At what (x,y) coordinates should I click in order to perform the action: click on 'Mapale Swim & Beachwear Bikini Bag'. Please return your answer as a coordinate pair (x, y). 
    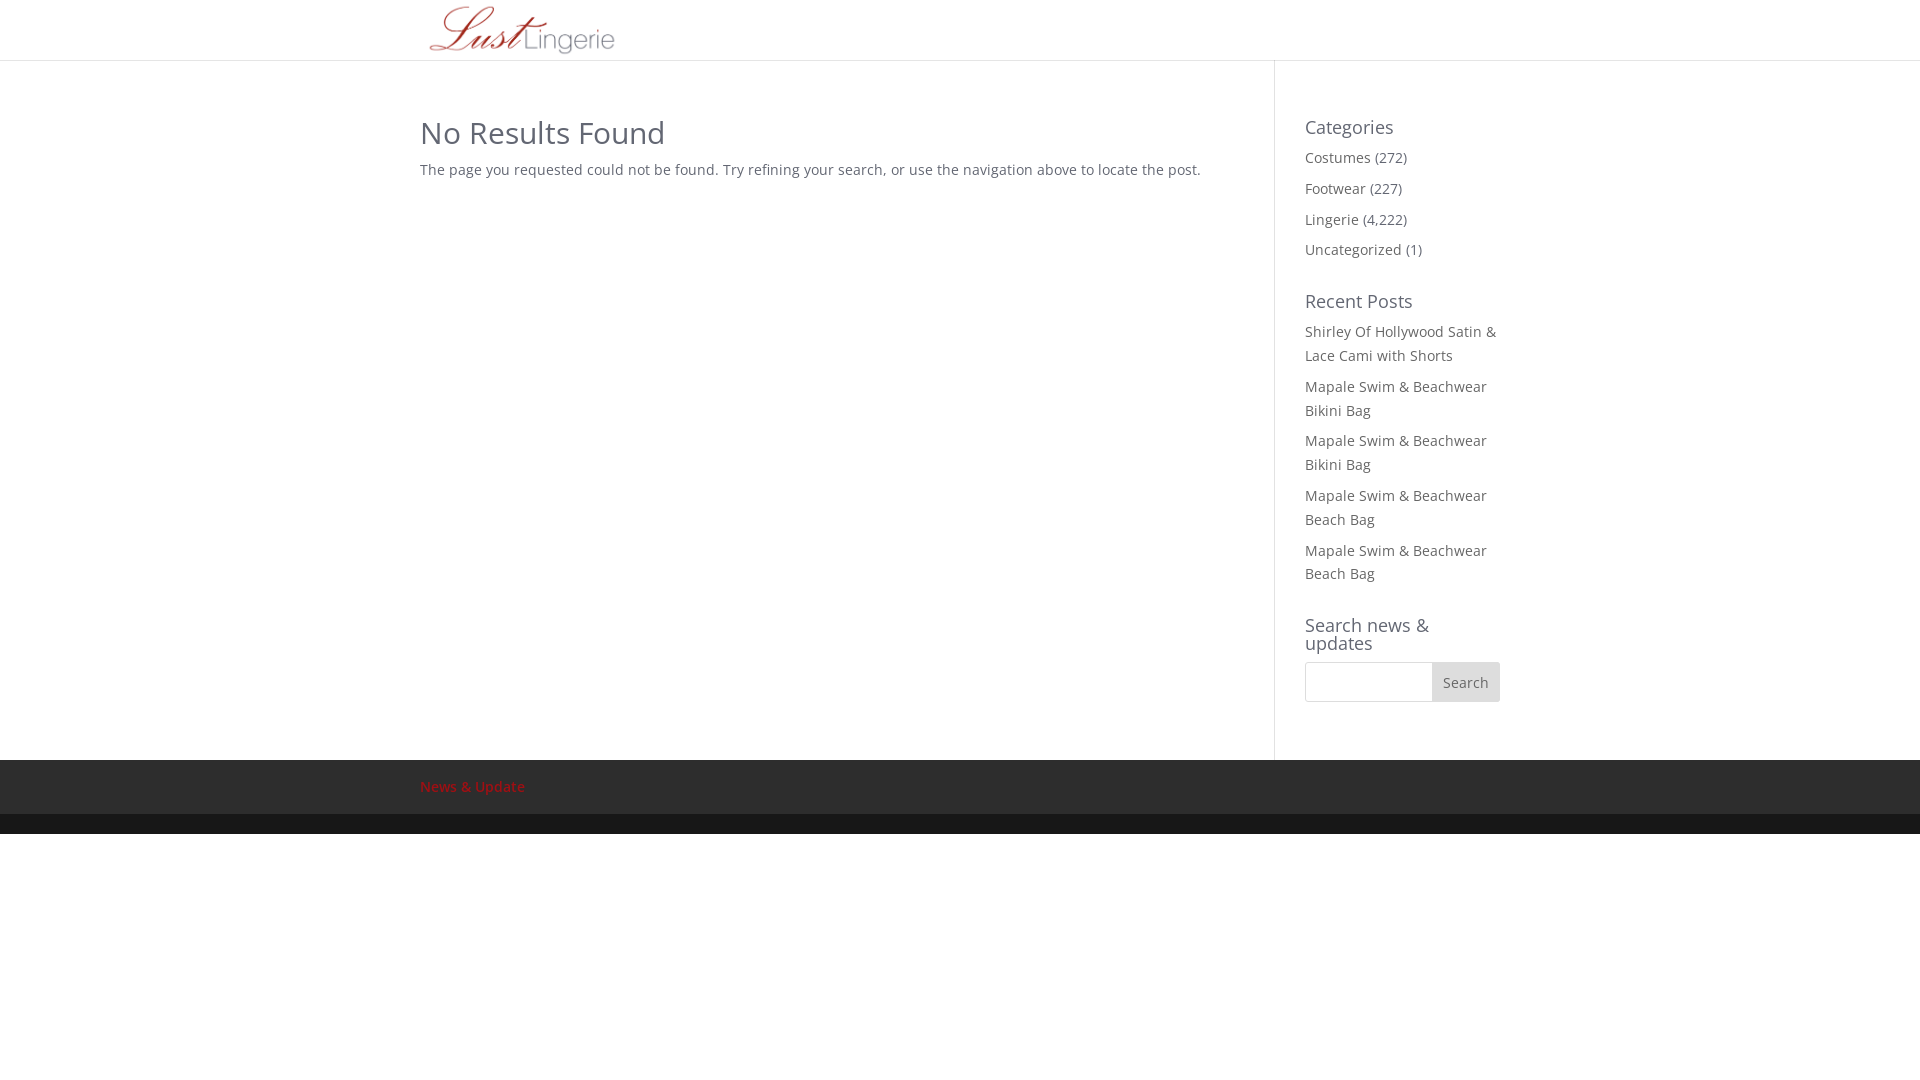
    Looking at the image, I should click on (1395, 398).